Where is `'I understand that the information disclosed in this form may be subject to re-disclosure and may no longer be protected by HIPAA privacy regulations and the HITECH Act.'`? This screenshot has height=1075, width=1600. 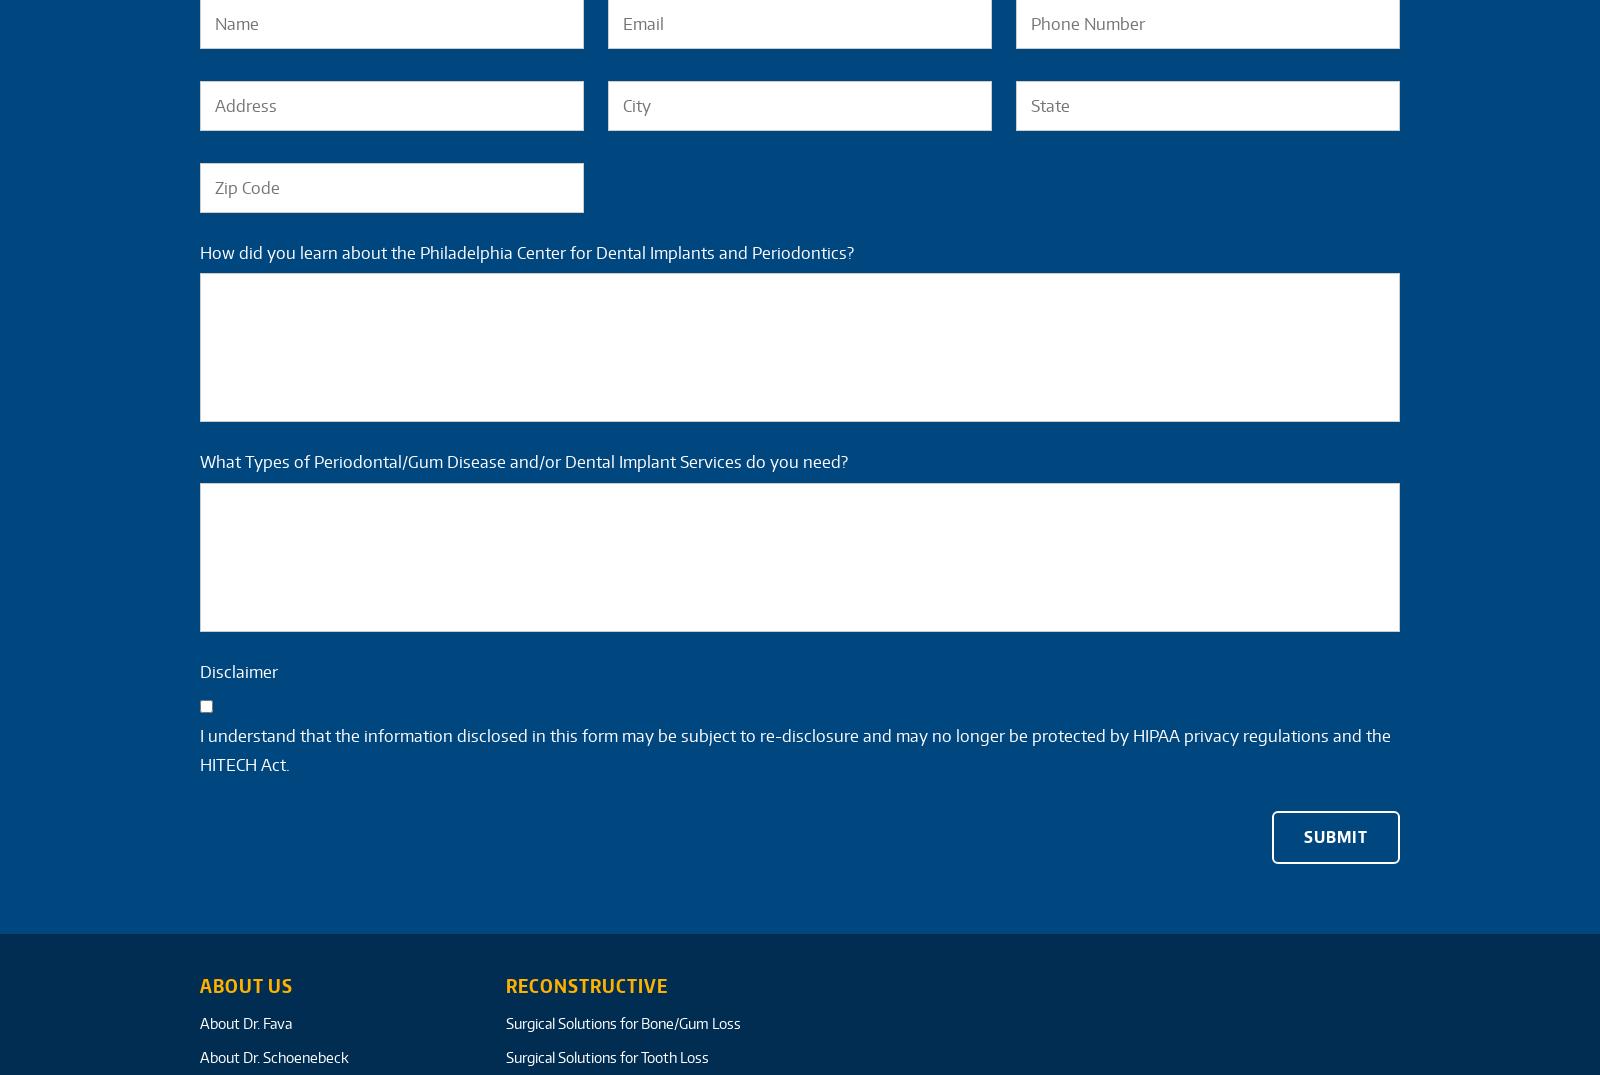
'I understand that the information disclosed in this form may be subject to re-disclosure and may no longer be protected by HIPAA privacy regulations and the HITECH Act.' is located at coordinates (795, 749).